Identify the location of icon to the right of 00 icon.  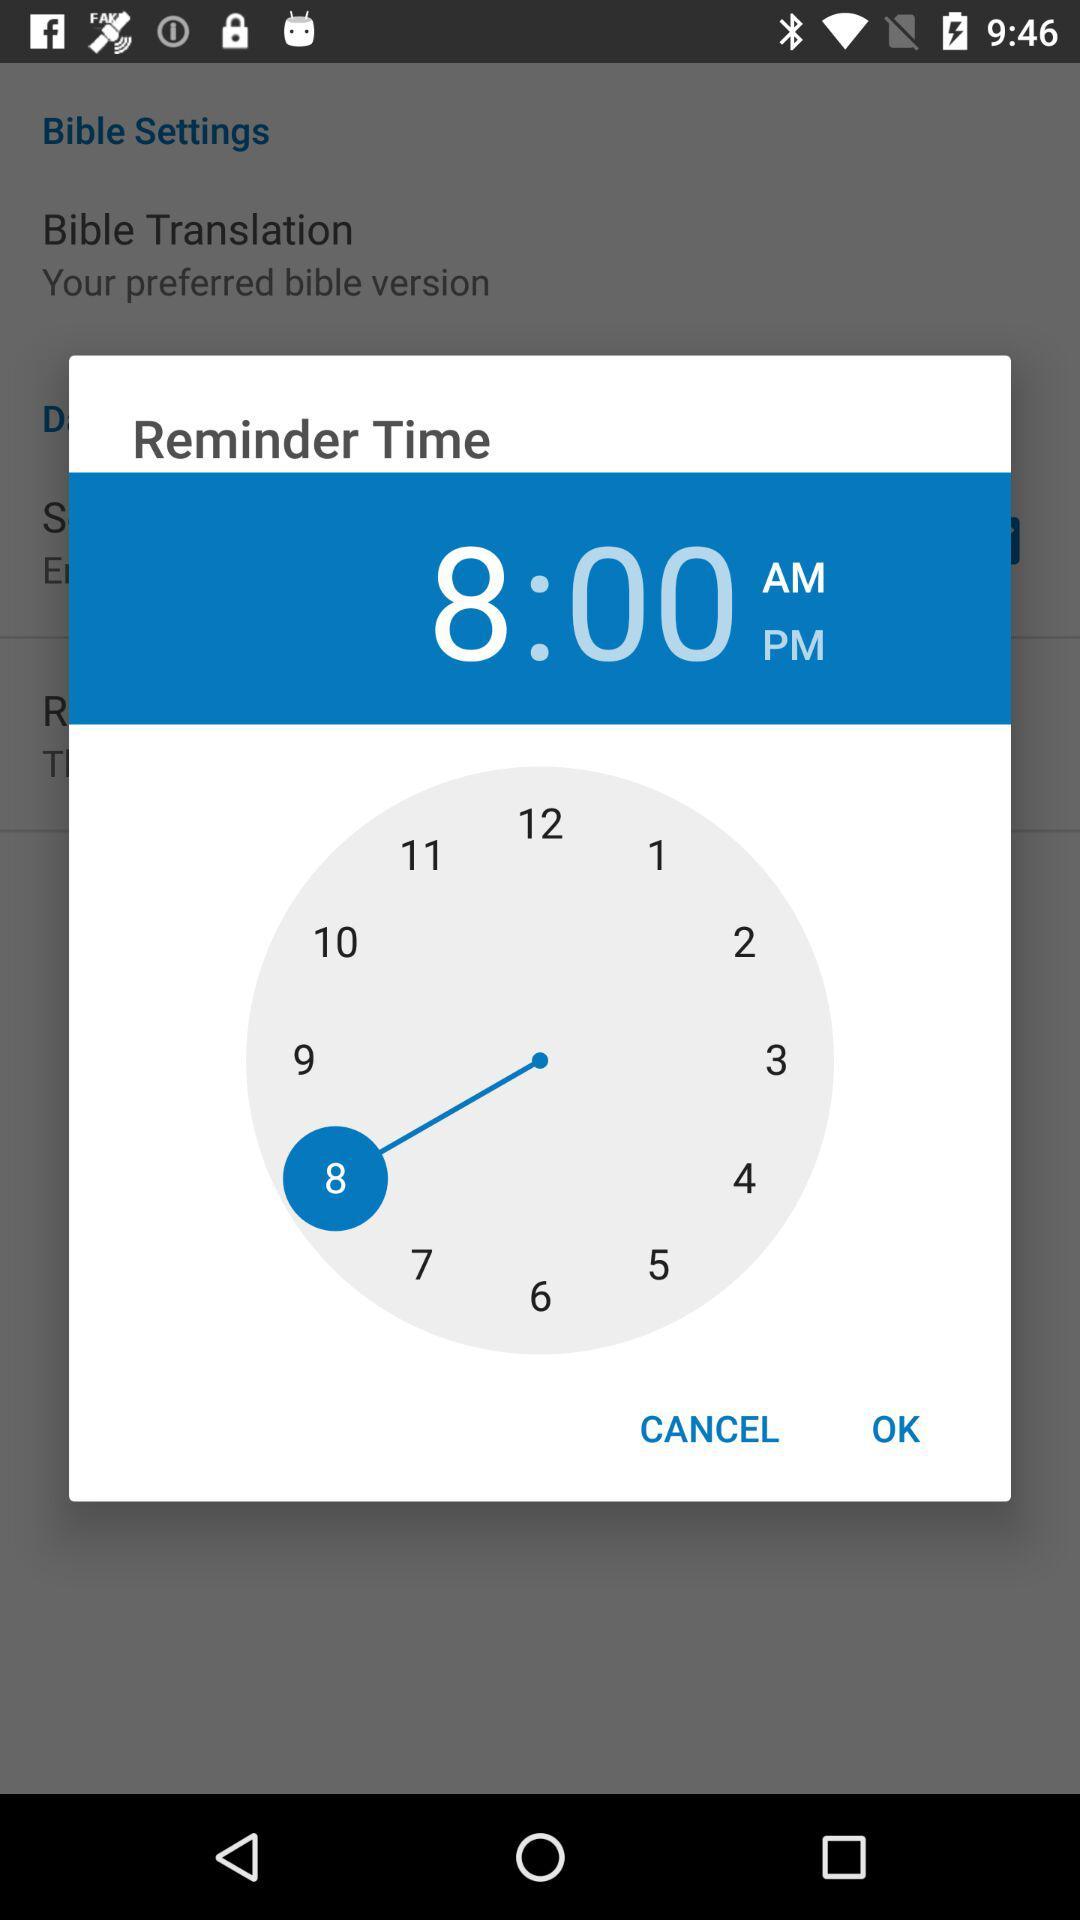
(792, 637).